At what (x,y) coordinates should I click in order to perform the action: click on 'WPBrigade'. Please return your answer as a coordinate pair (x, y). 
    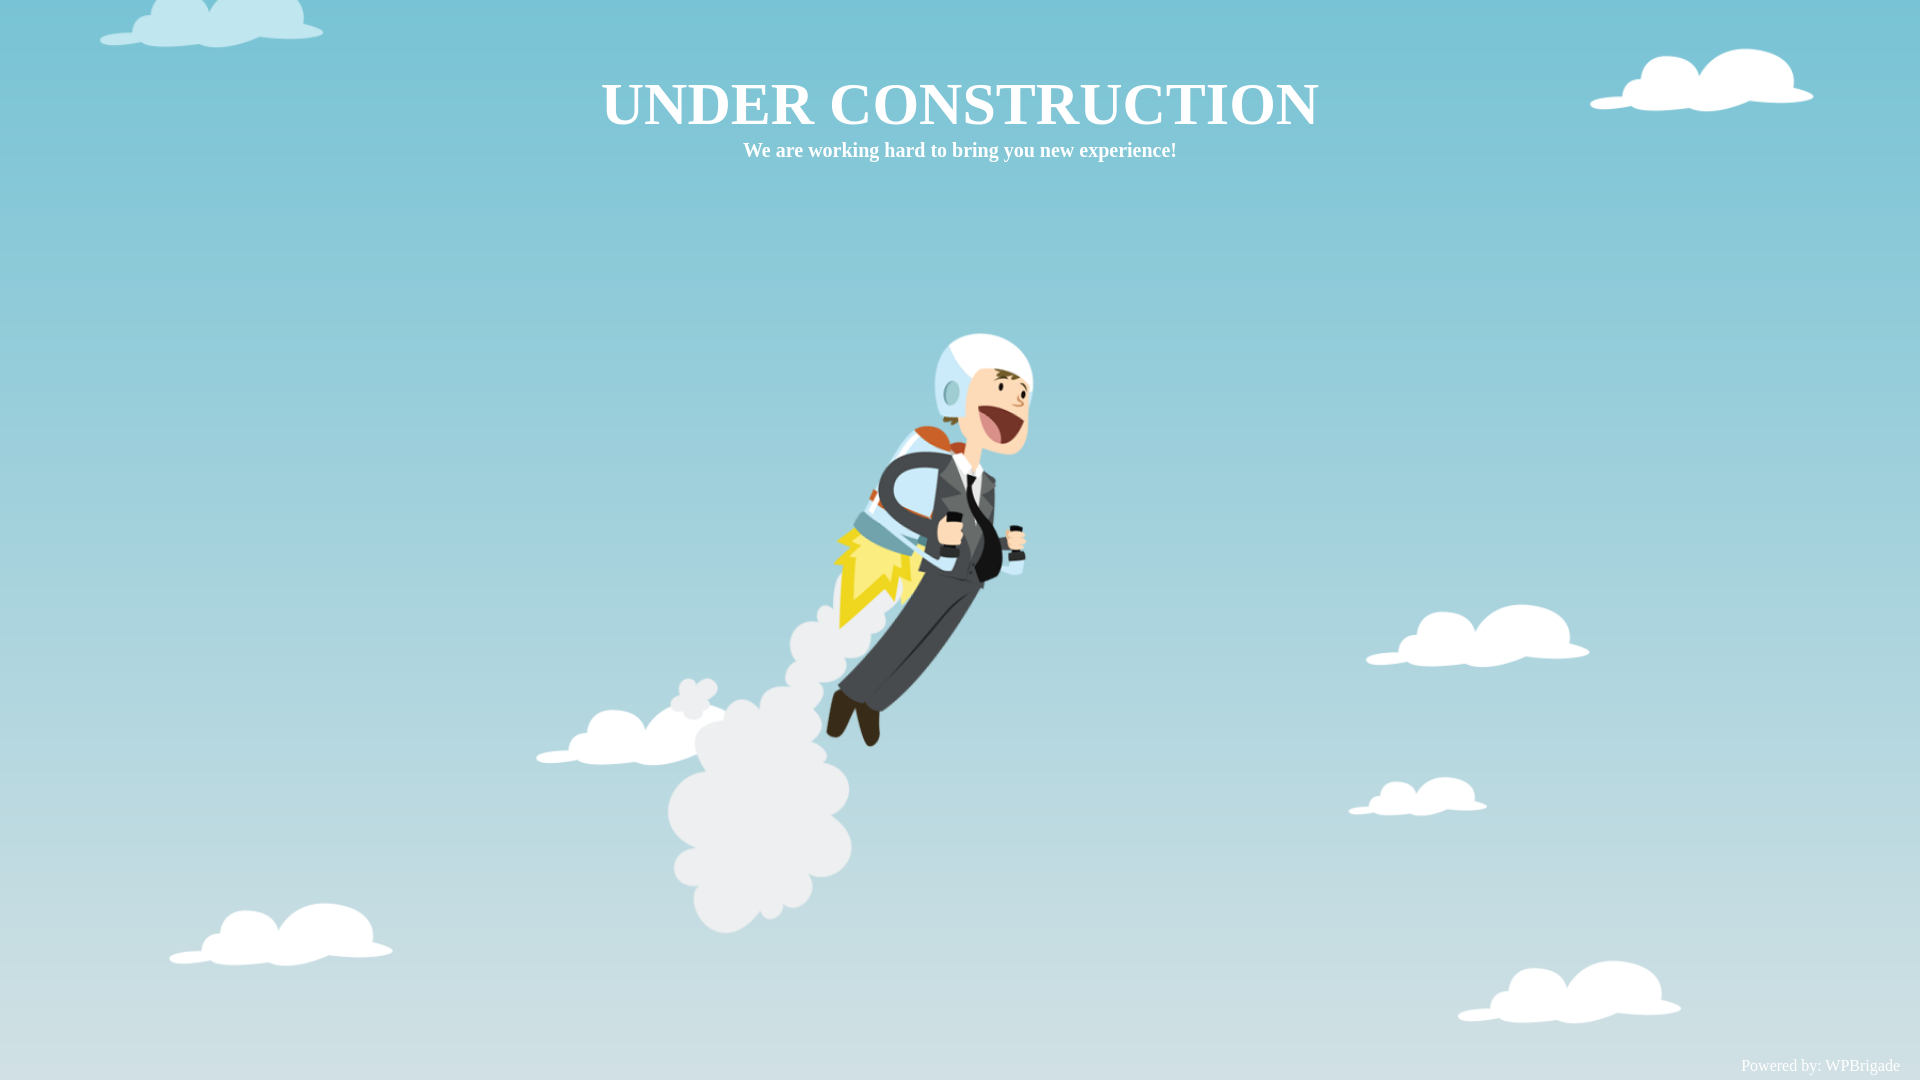
    Looking at the image, I should click on (1861, 1064).